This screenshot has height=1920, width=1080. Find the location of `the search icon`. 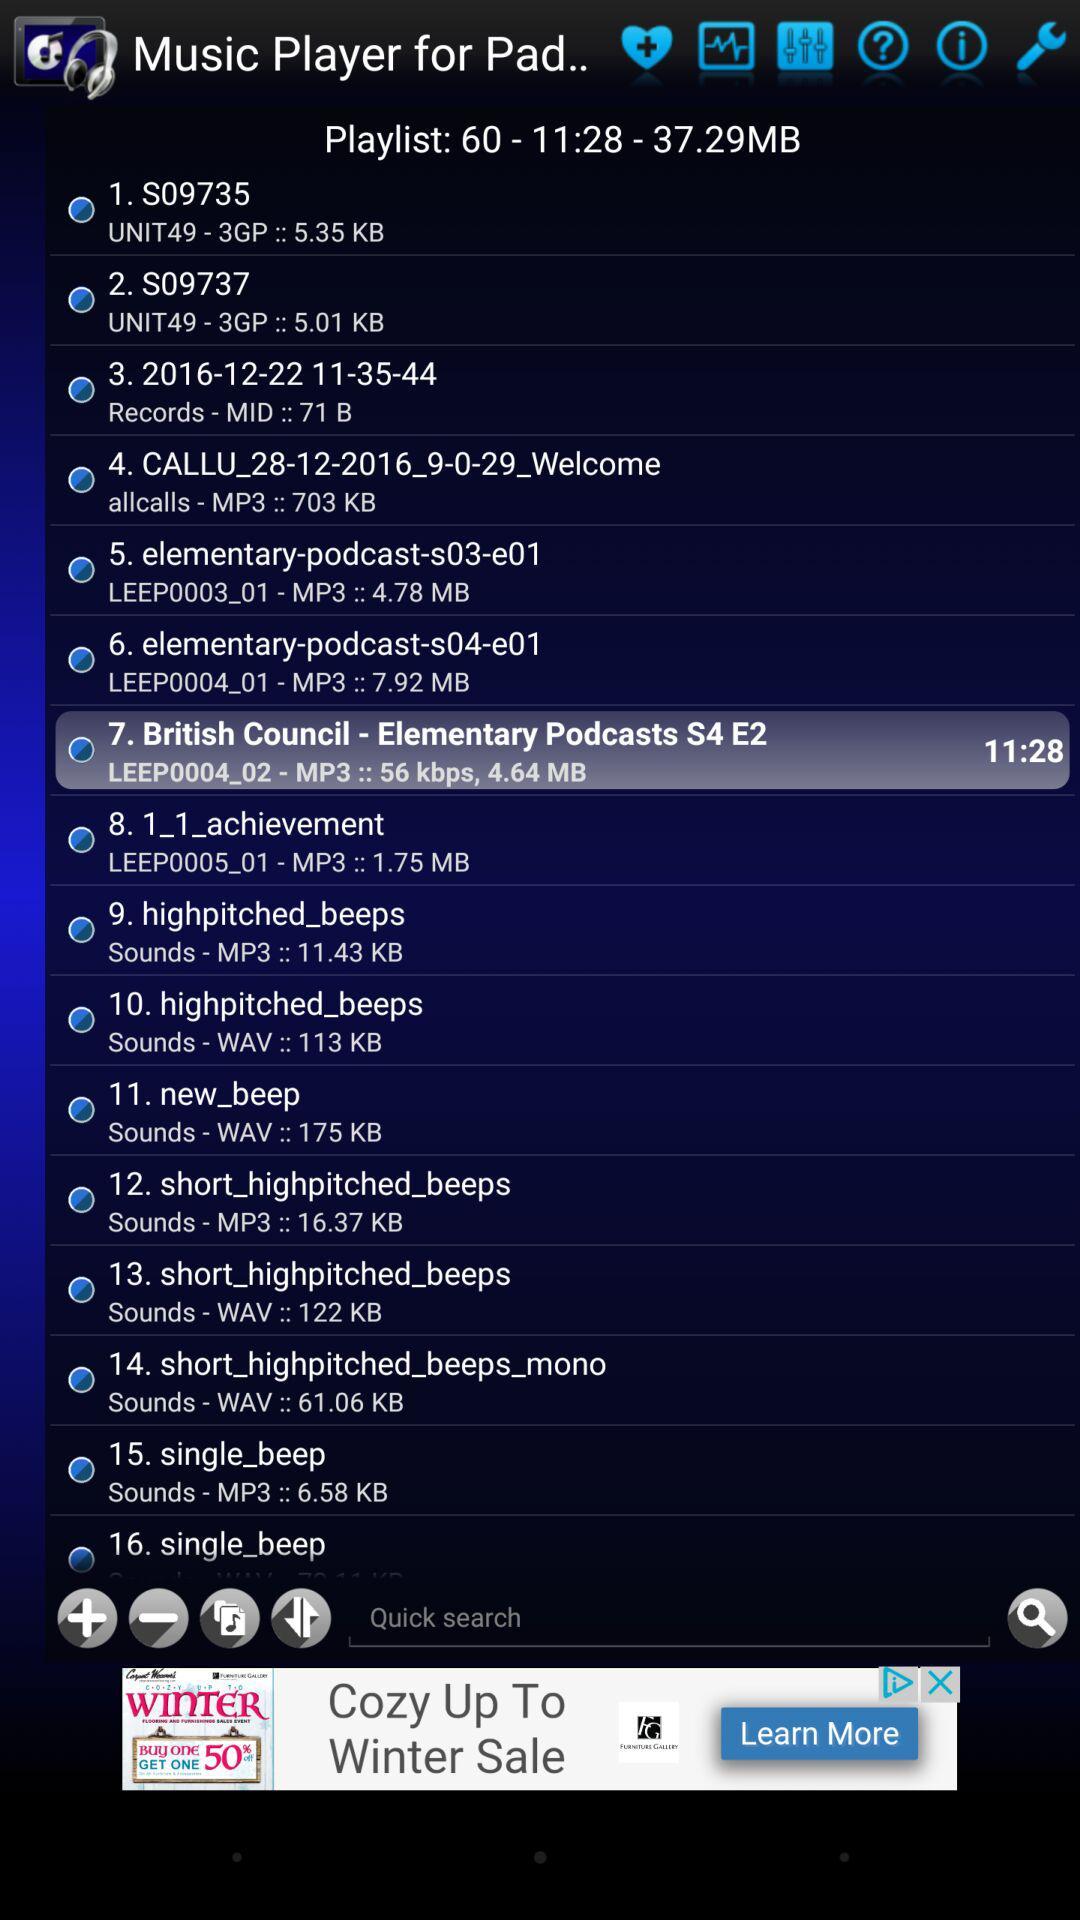

the search icon is located at coordinates (1036, 1730).